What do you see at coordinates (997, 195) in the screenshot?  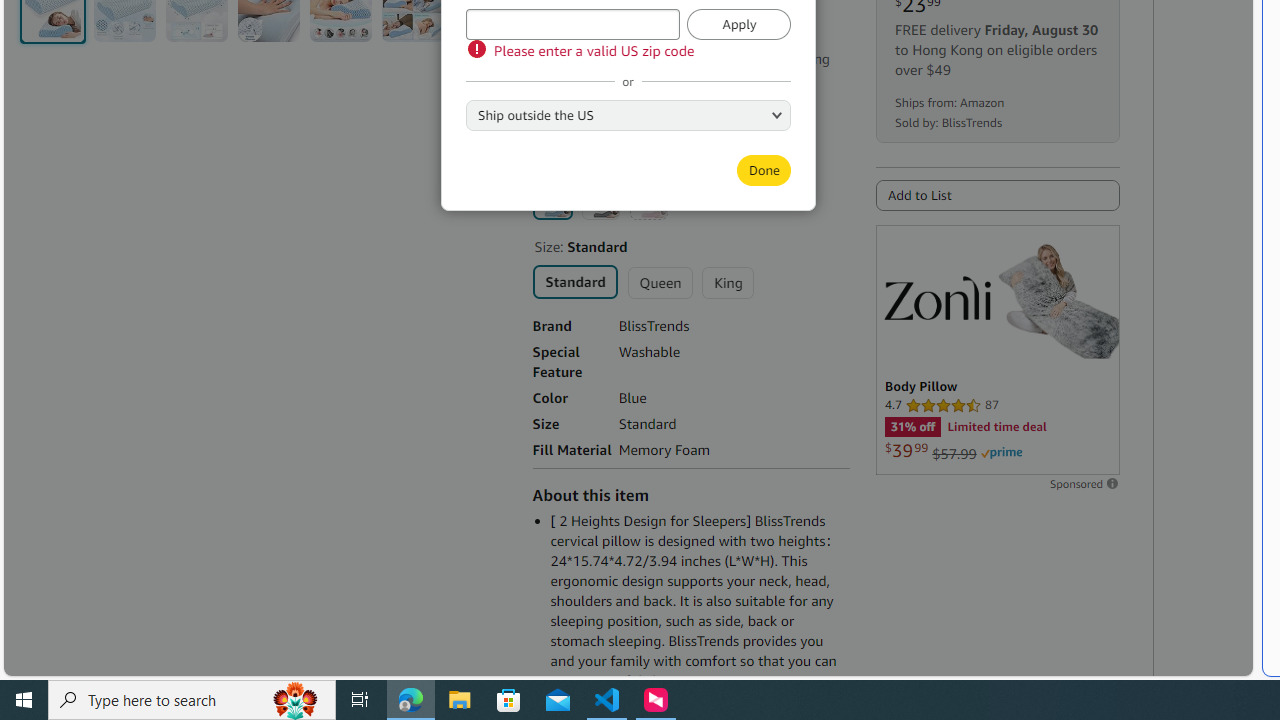 I see `'Add to List'` at bounding box center [997, 195].